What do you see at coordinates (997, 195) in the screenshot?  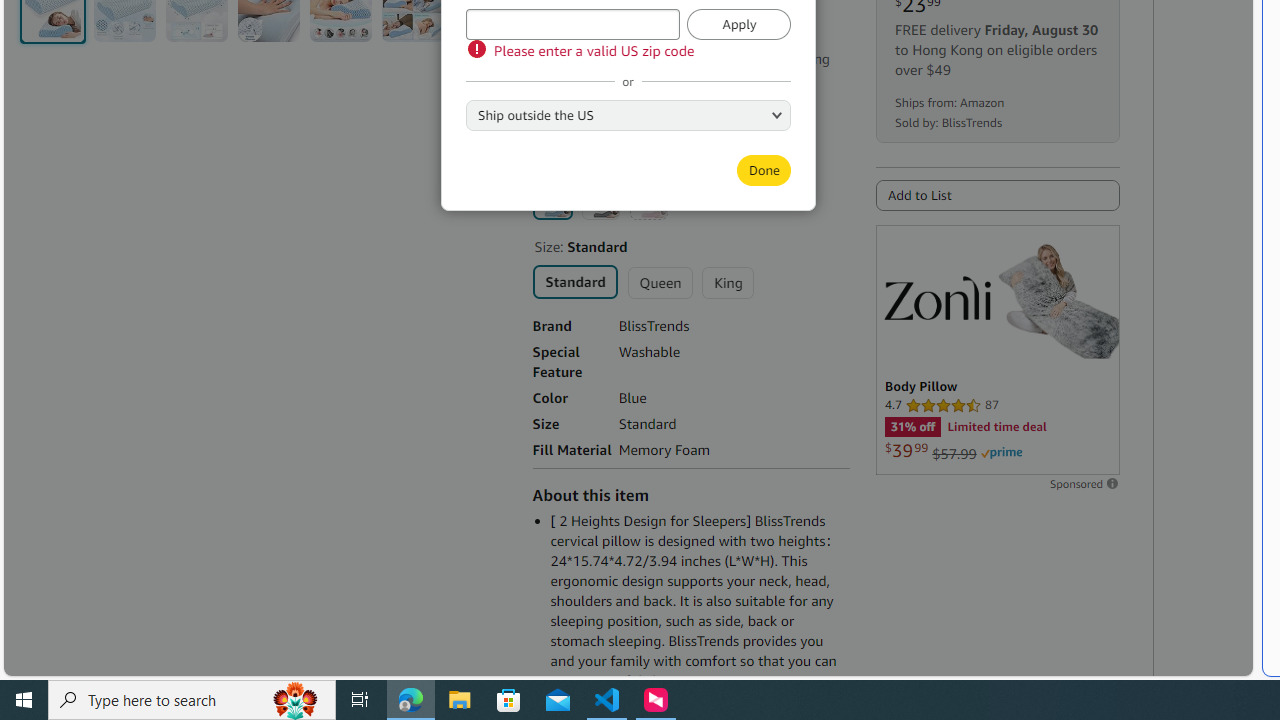 I see `'Add to List'` at bounding box center [997, 195].